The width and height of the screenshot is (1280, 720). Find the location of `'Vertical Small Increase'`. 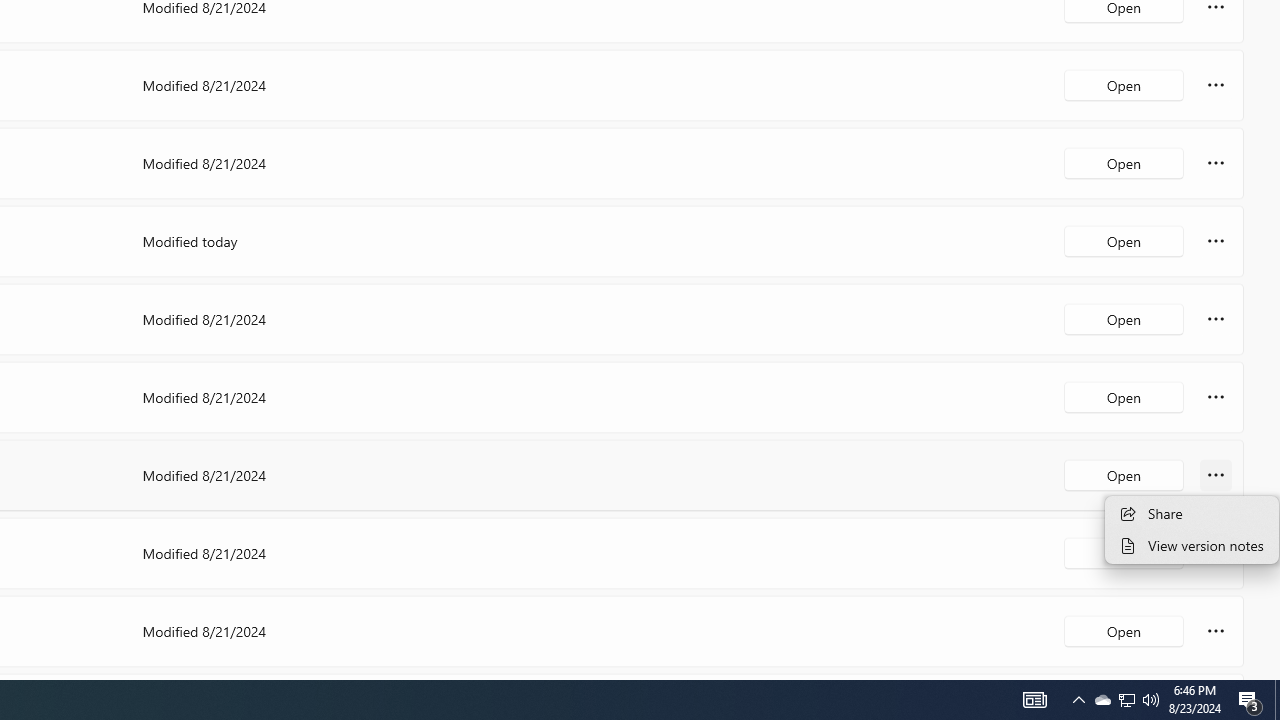

'Vertical Small Increase' is located at coordinates (1271, 672).